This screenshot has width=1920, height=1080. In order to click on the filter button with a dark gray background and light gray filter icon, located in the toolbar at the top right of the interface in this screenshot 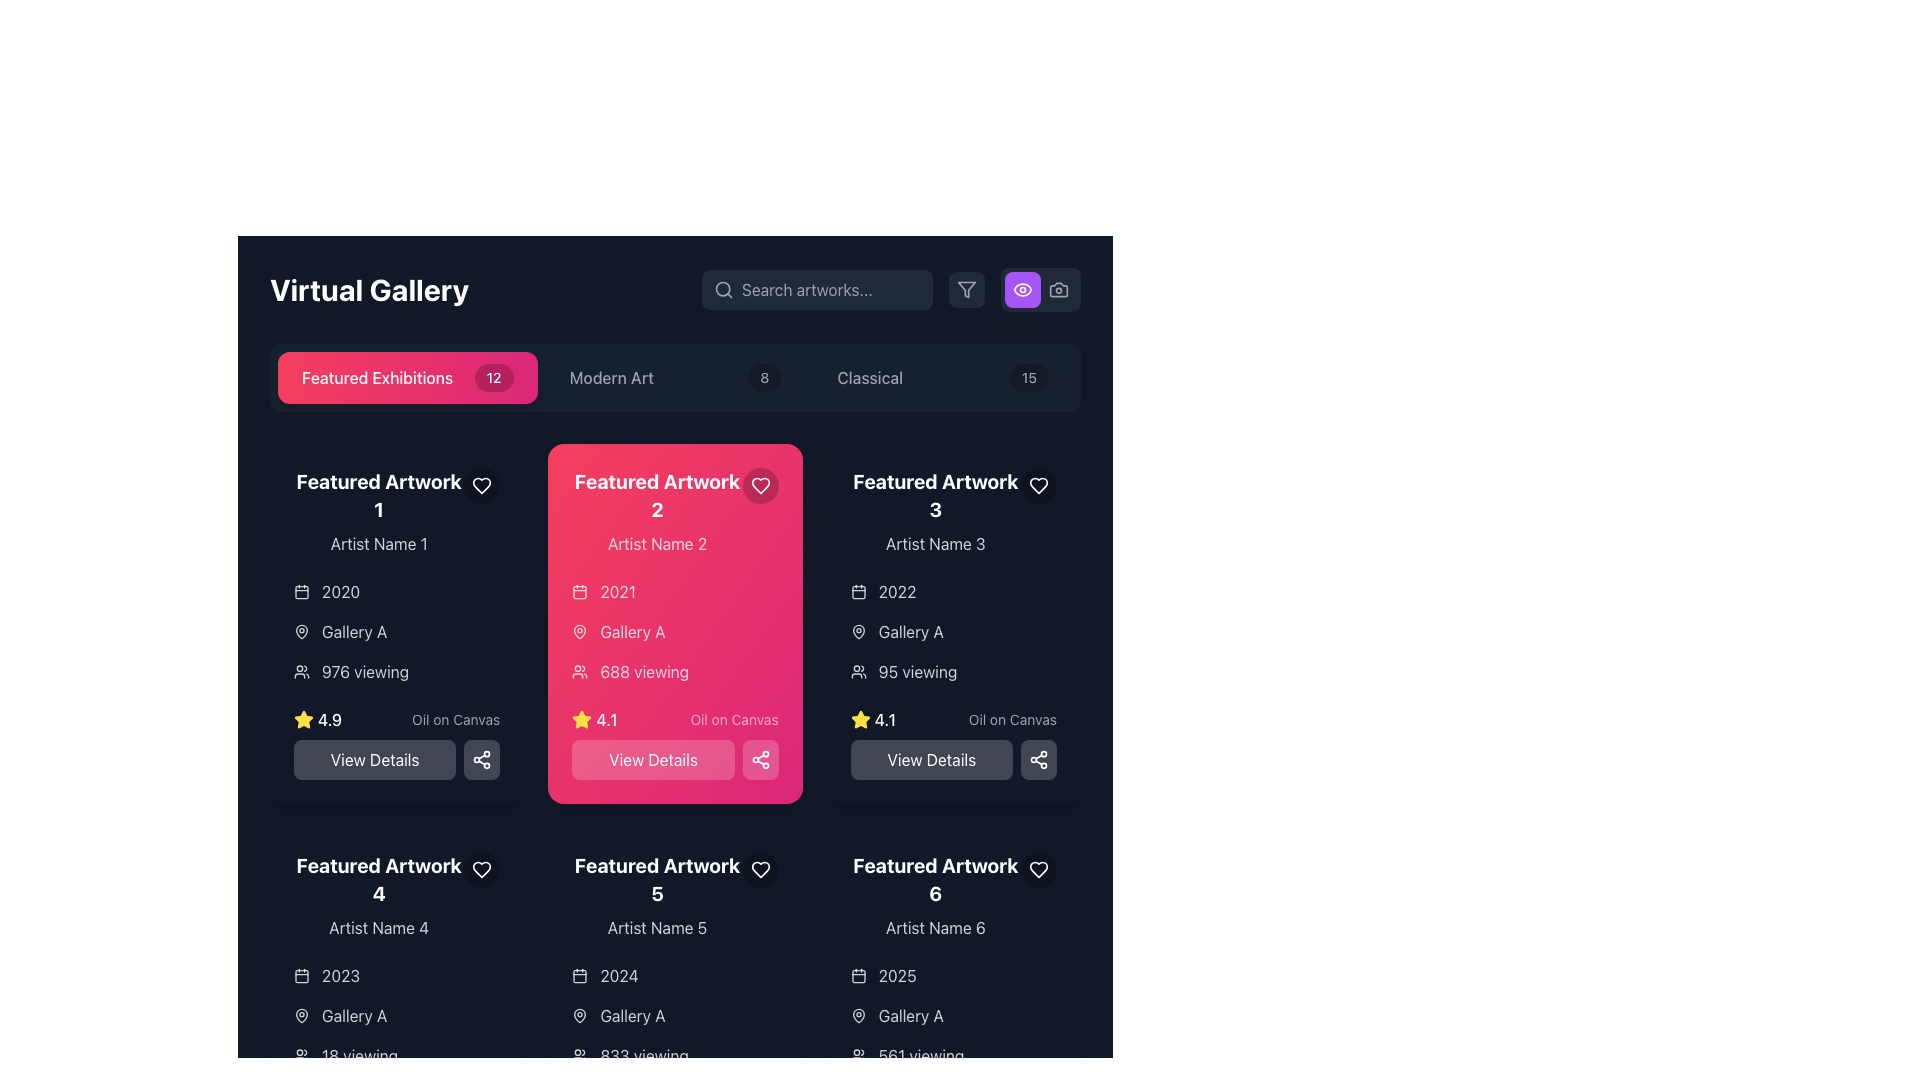, I will do `click(966, 289)`.